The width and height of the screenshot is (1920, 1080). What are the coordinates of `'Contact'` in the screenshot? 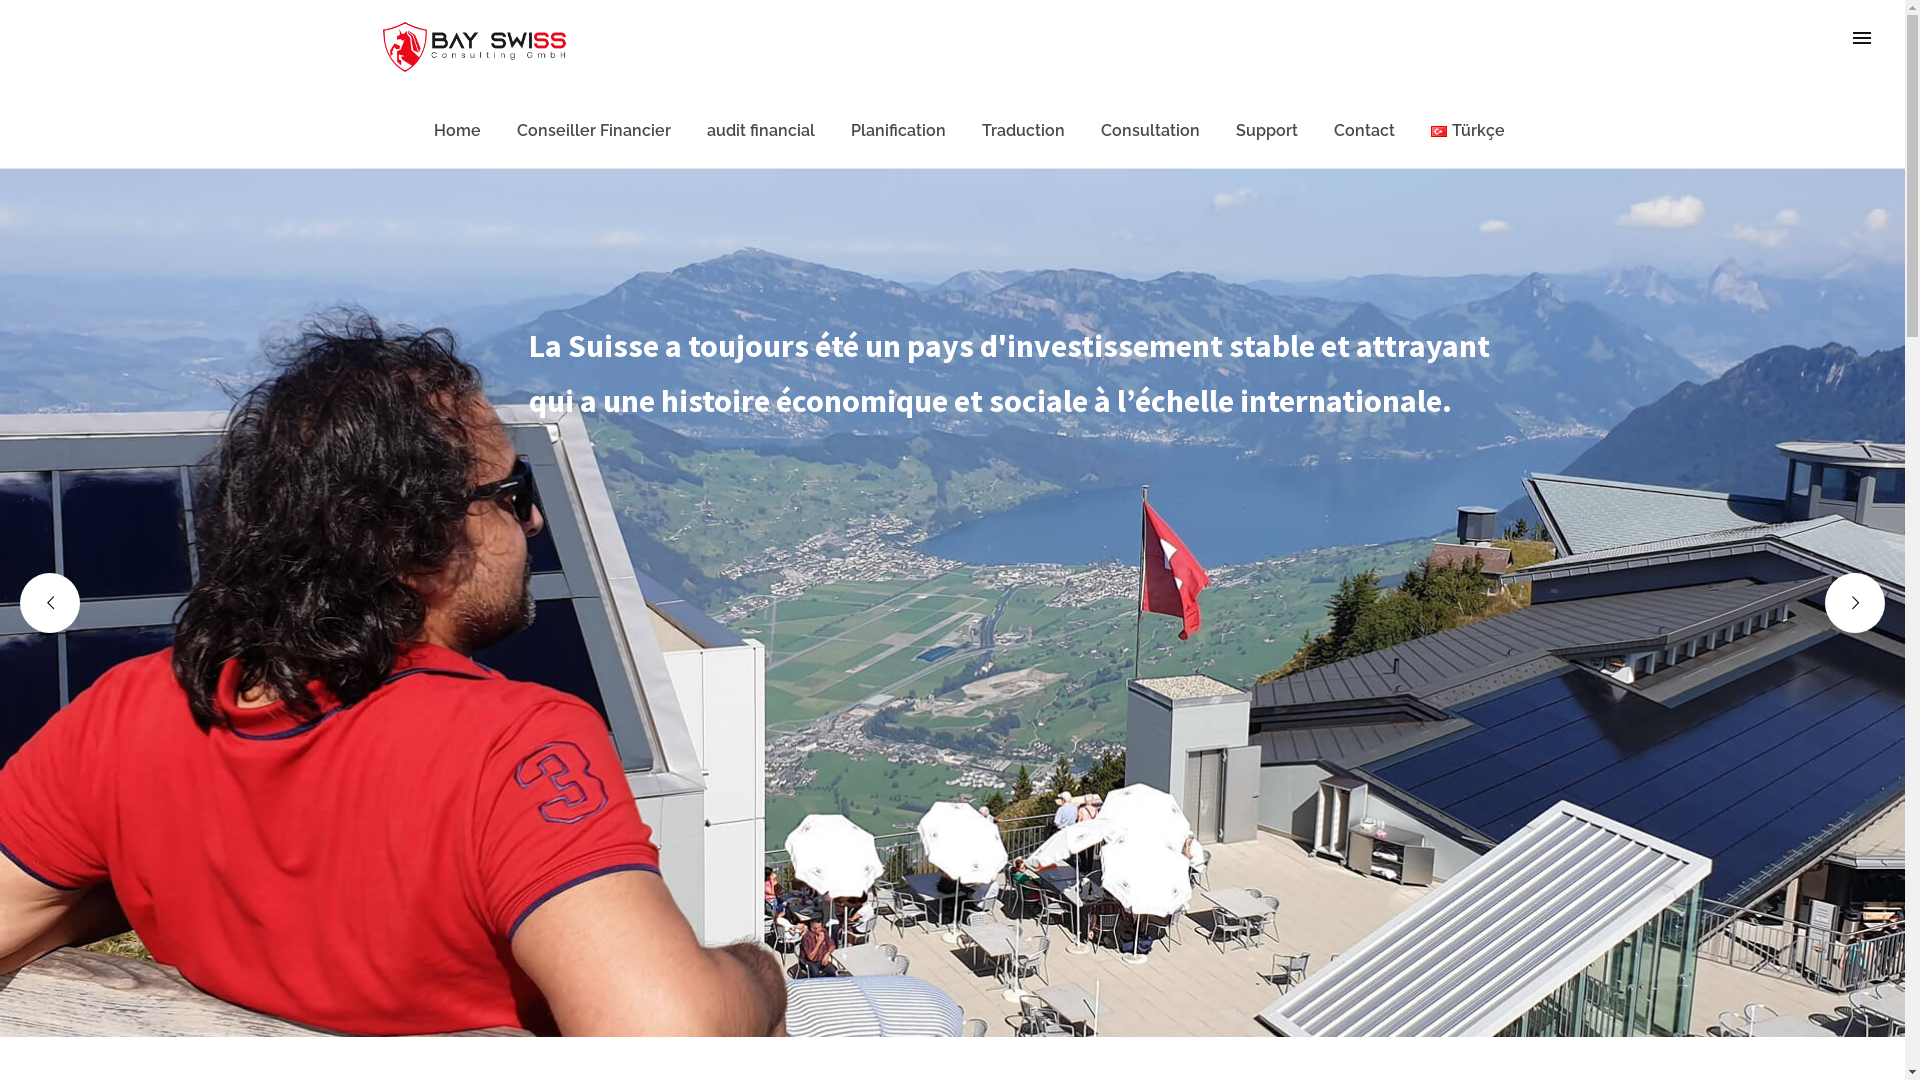 It's located at (1363, 130).